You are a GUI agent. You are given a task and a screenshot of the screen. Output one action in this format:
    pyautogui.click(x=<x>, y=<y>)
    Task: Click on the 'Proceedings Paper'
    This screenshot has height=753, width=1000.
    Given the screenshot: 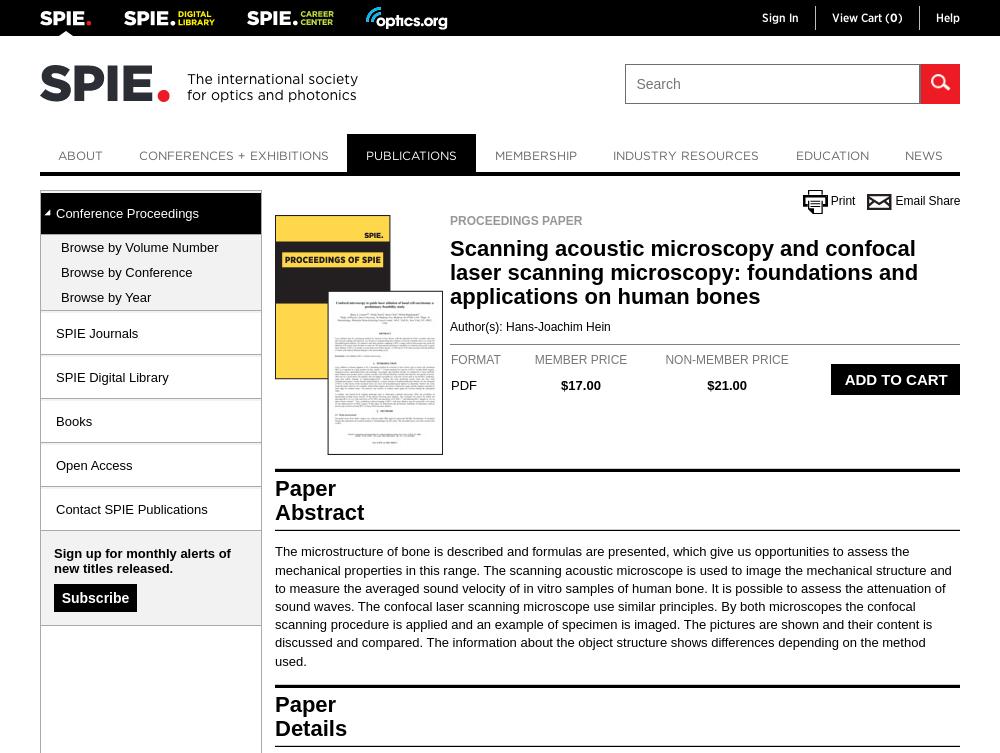 What is the action you would take?
    pyautogui.click(x=516, y=220)
    